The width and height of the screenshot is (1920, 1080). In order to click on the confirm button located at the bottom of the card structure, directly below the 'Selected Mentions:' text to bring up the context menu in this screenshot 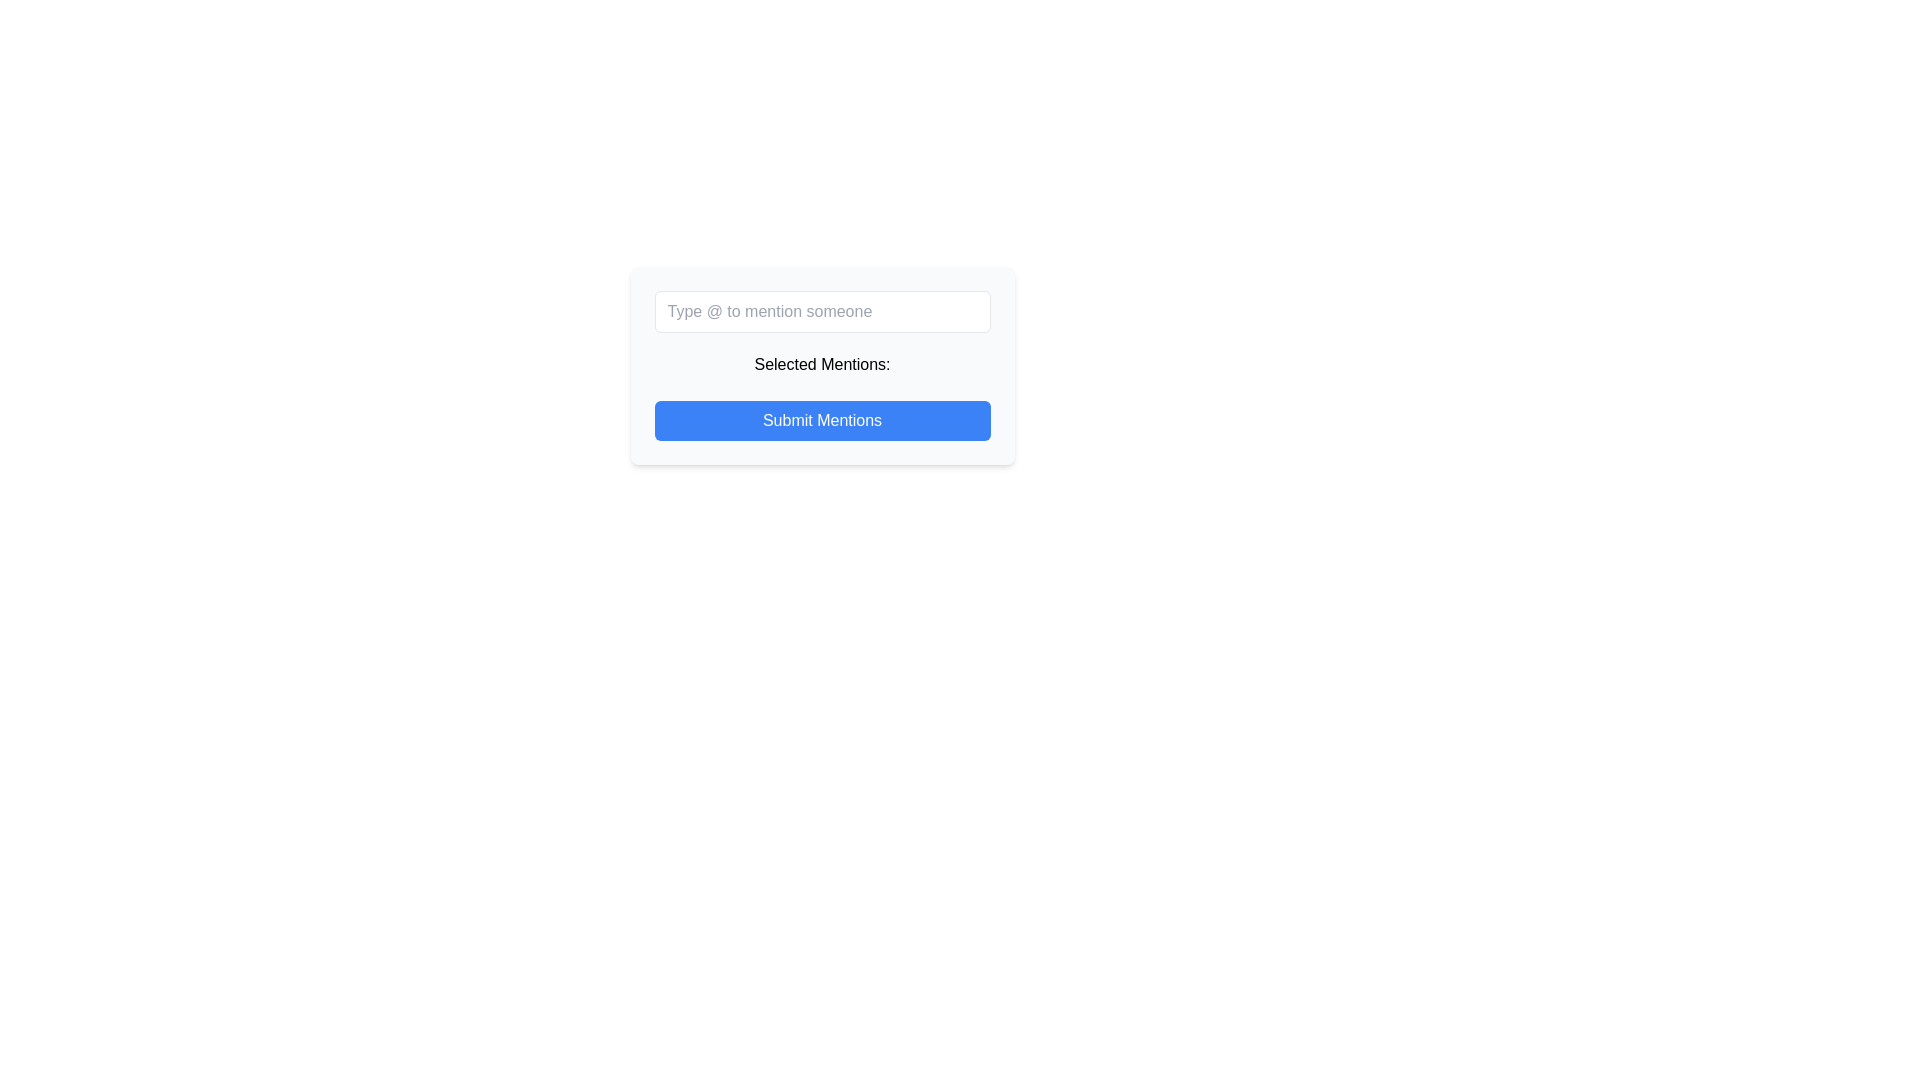, I will do `click(822, 419)`.